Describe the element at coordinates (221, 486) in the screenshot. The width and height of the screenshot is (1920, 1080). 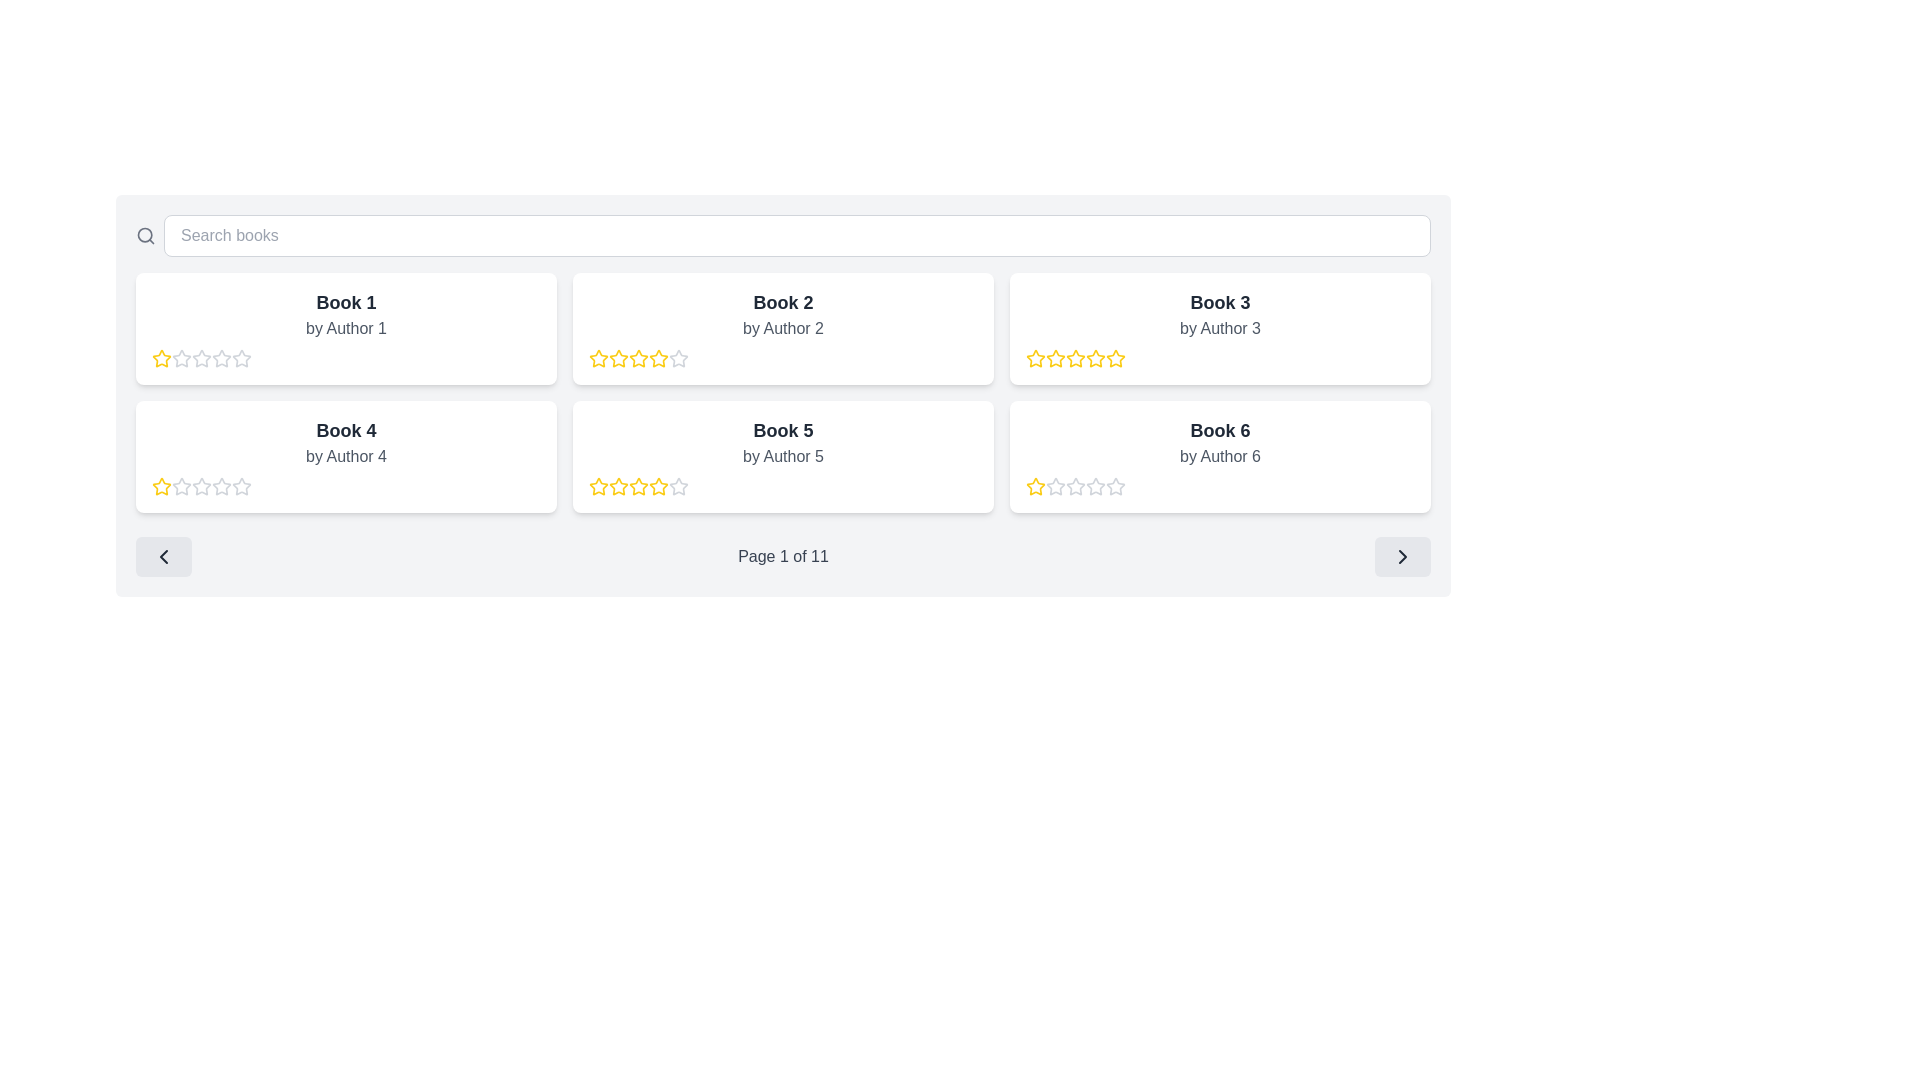
I see `the third Rating Star Icon in gray color located under the title 'Book 4' and the author name 'by Author 4'` at that location.